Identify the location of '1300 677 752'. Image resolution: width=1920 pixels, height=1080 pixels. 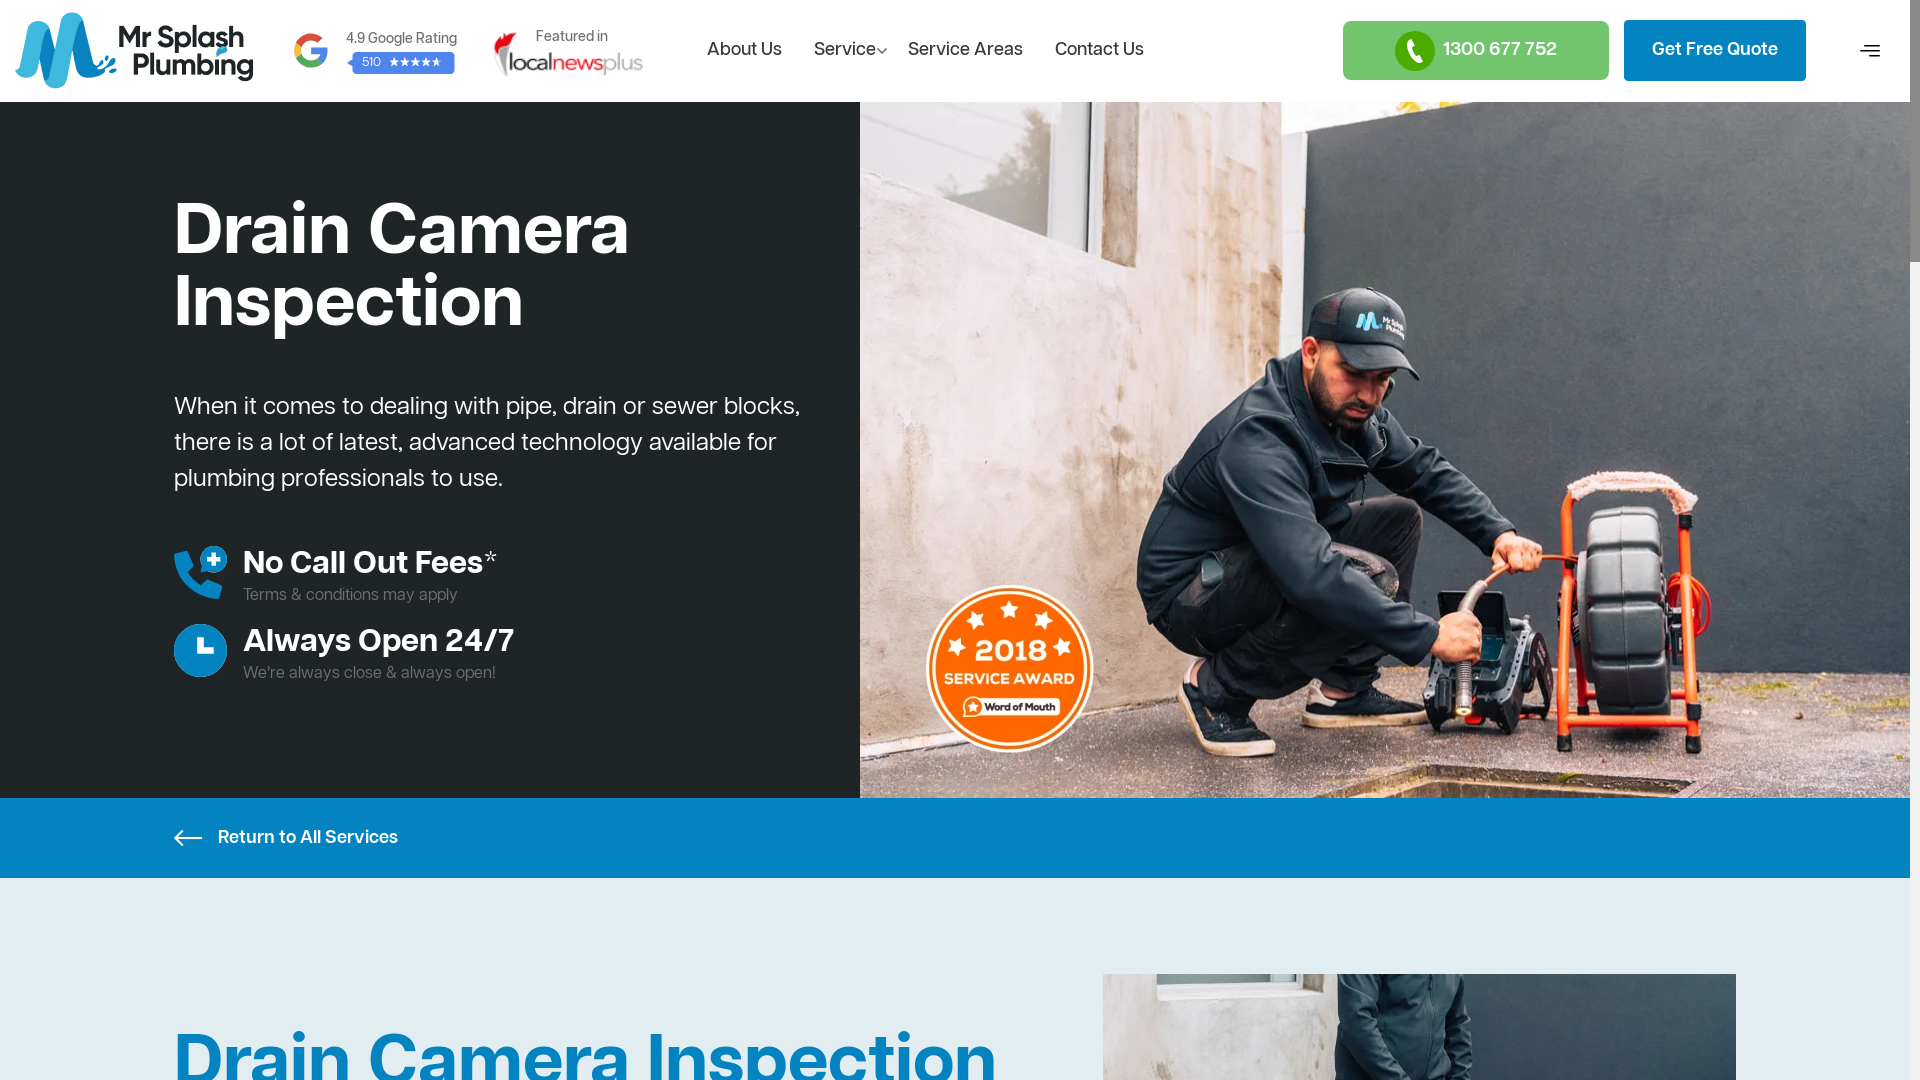
(1475, 49).